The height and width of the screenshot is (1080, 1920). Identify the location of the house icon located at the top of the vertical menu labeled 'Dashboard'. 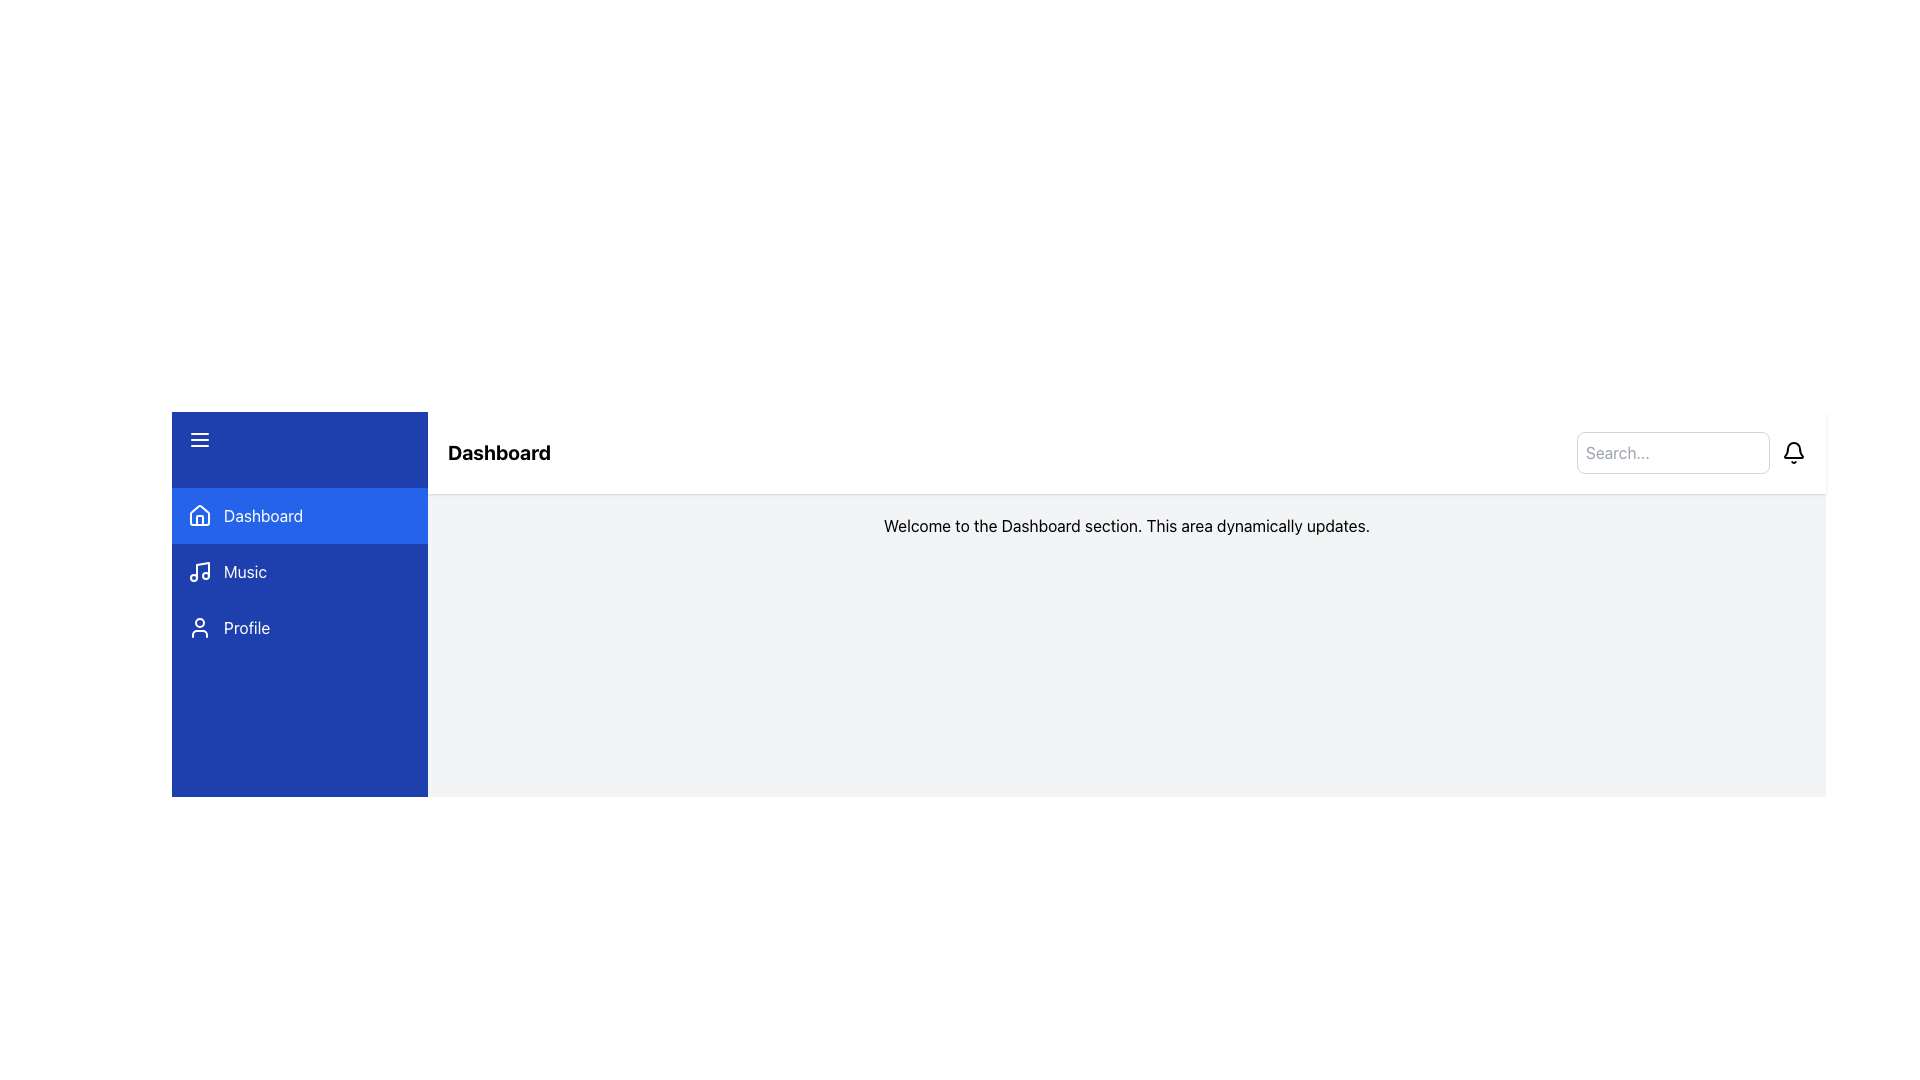
(200, 519).